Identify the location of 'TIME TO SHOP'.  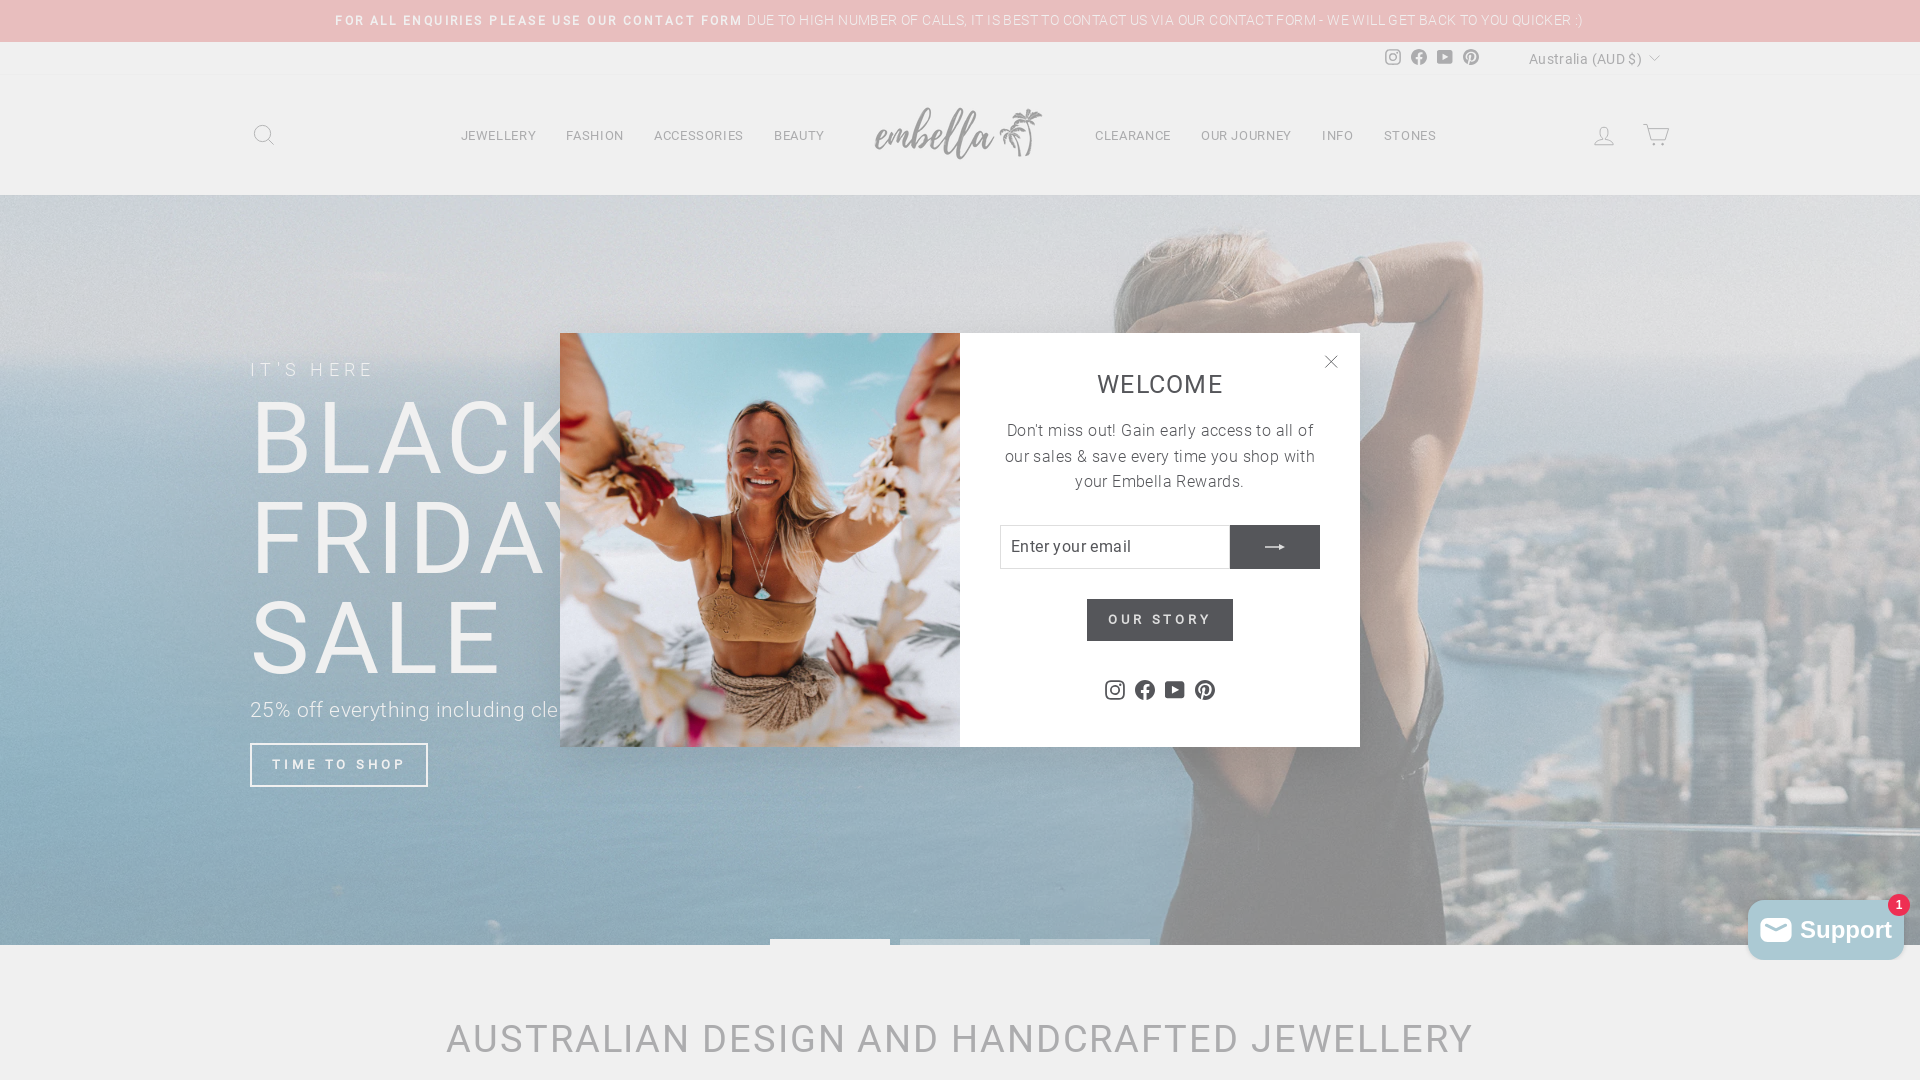
(339, 764).